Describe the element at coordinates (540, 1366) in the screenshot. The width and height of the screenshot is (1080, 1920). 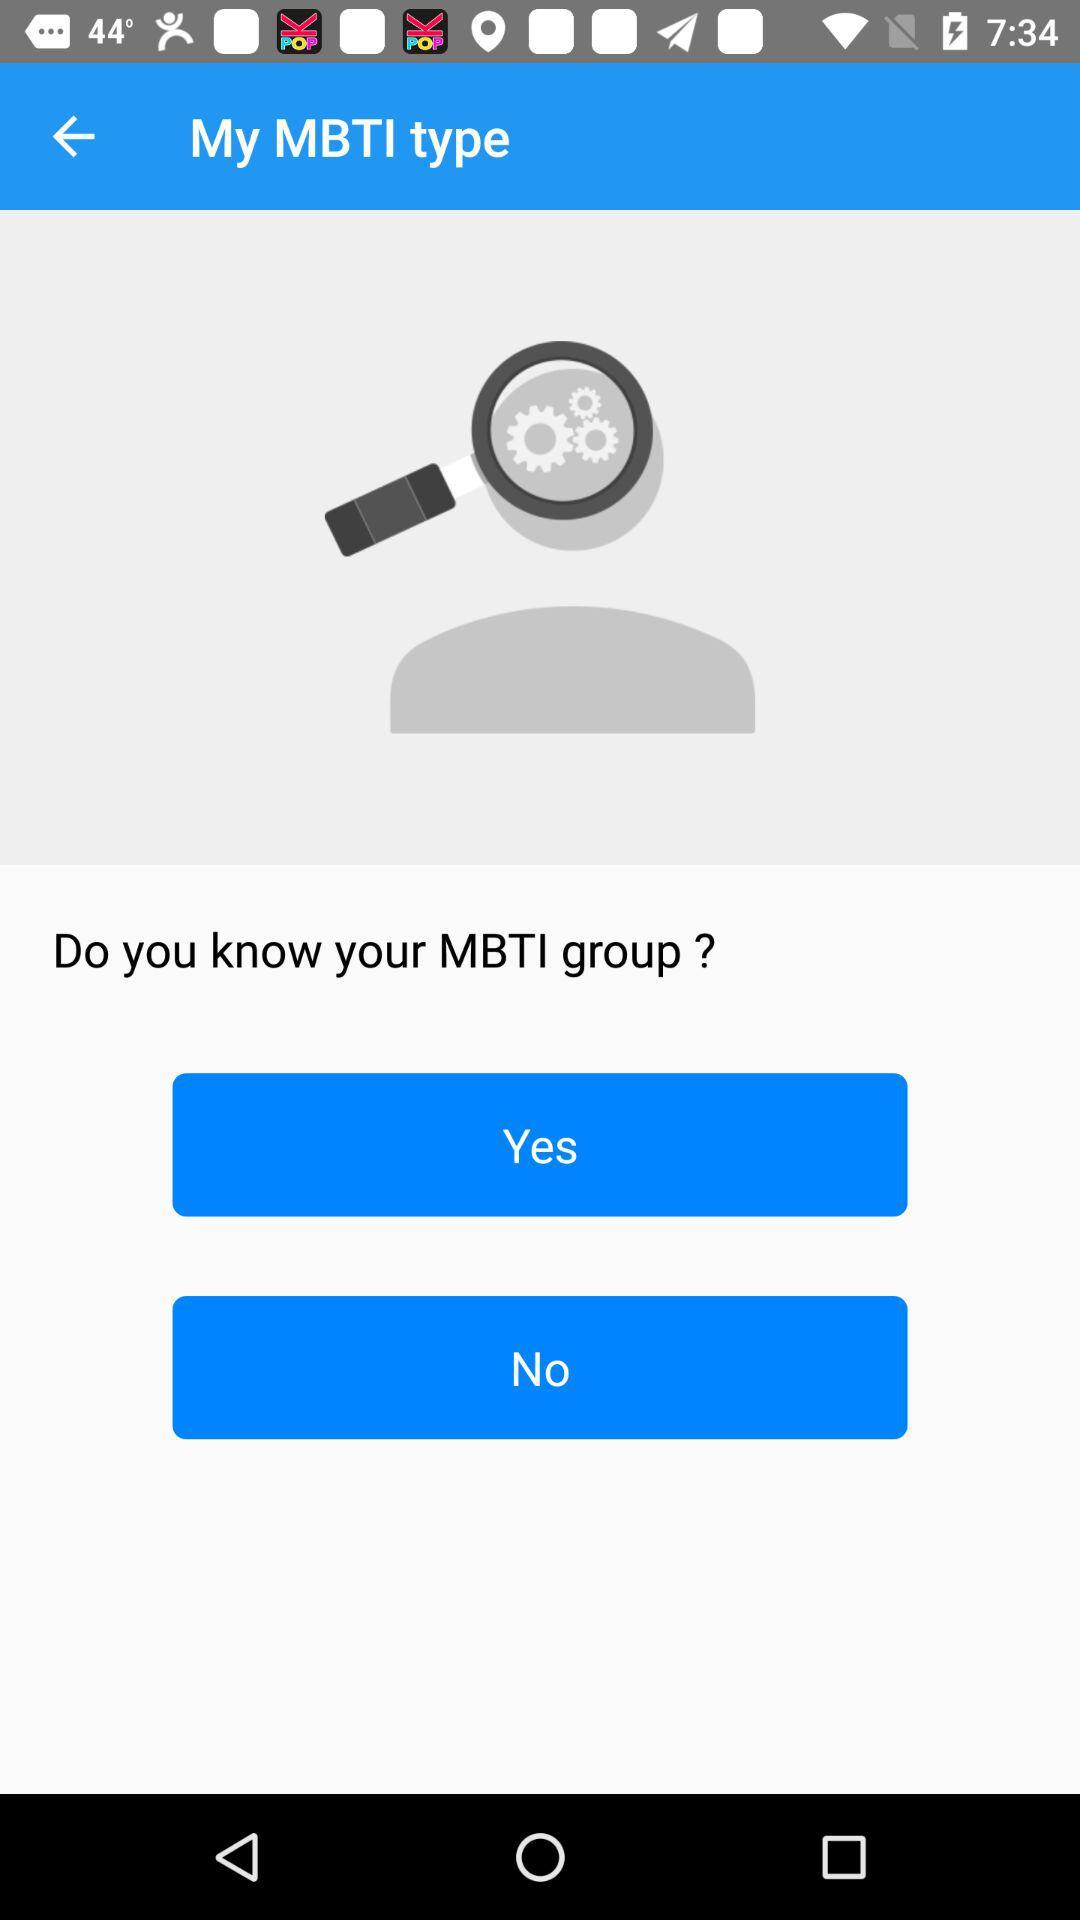
I see `item below the yes` at that location.